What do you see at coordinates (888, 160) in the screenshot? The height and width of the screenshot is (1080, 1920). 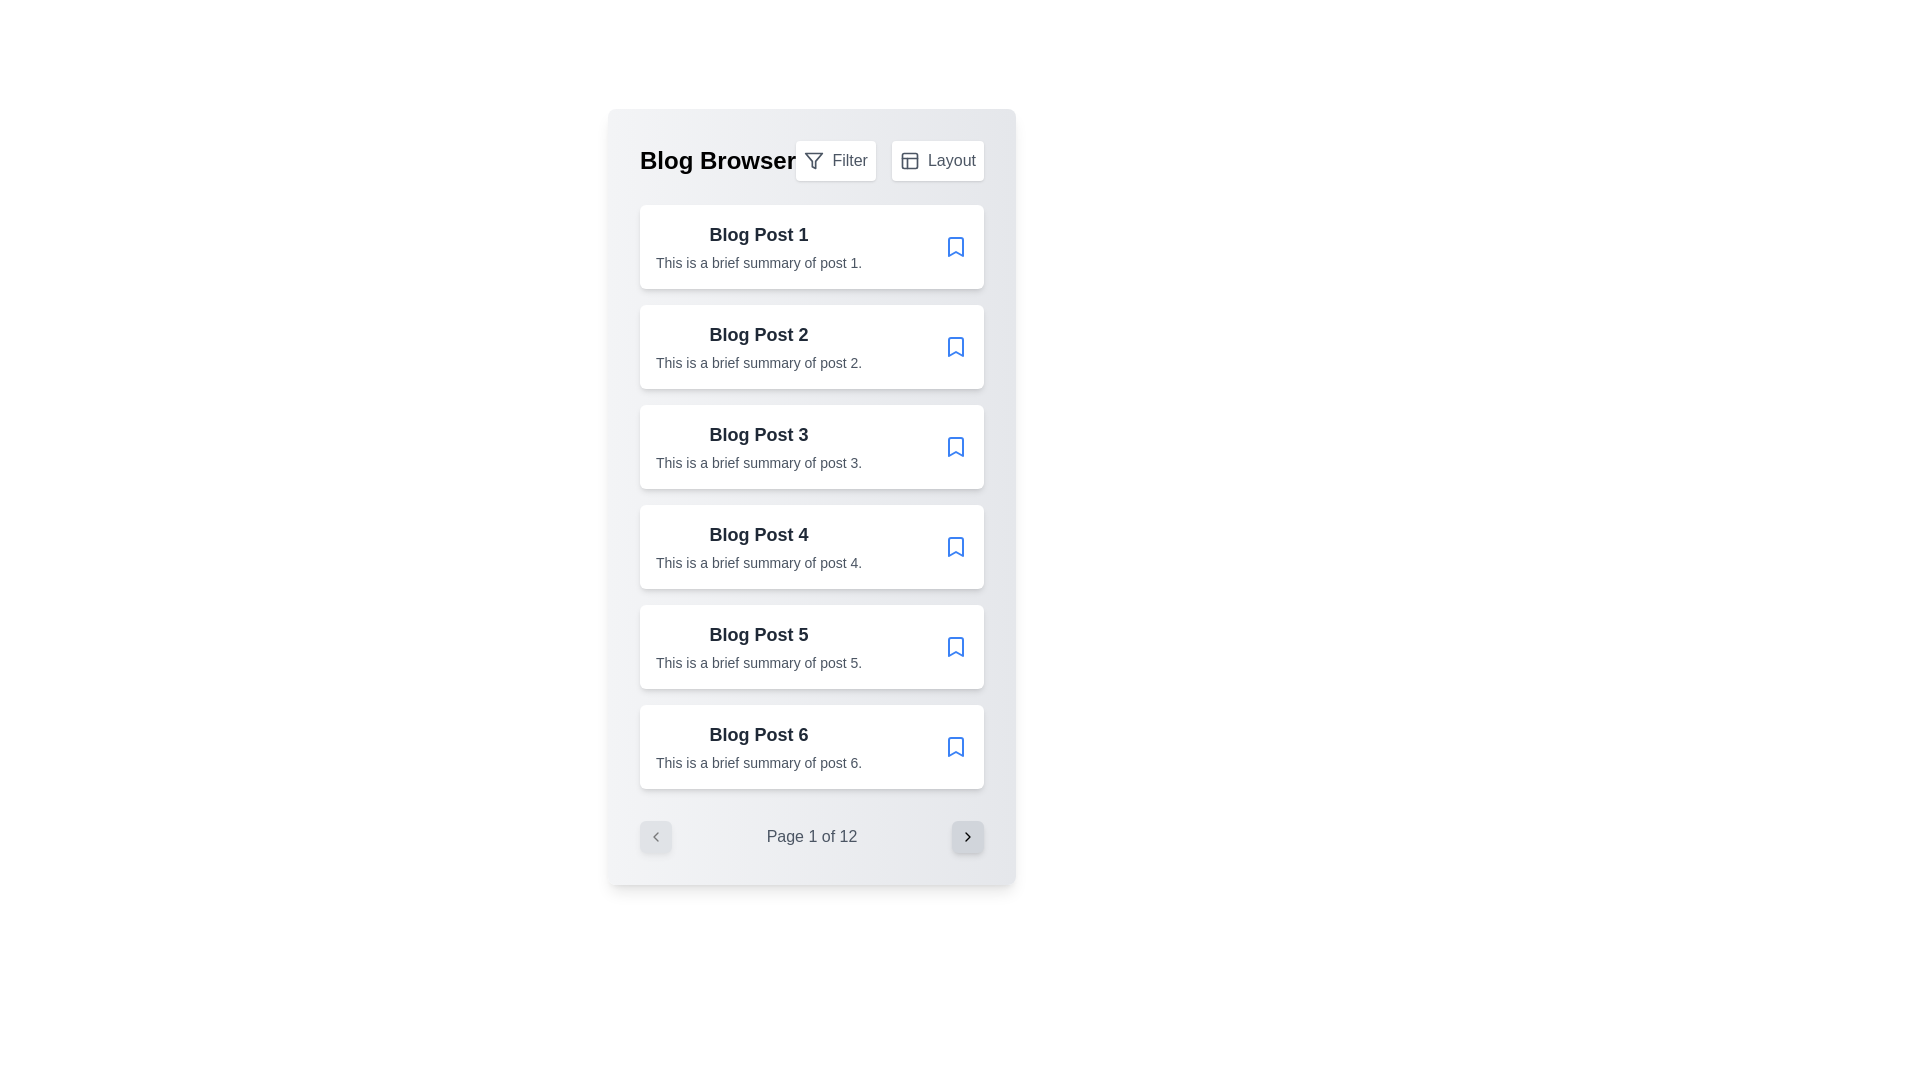 I see `the 'Filter' and 'Layout' buttons in the Control group located in the top-right section of the Blog Browser interface` at bounding box center [888, 160].